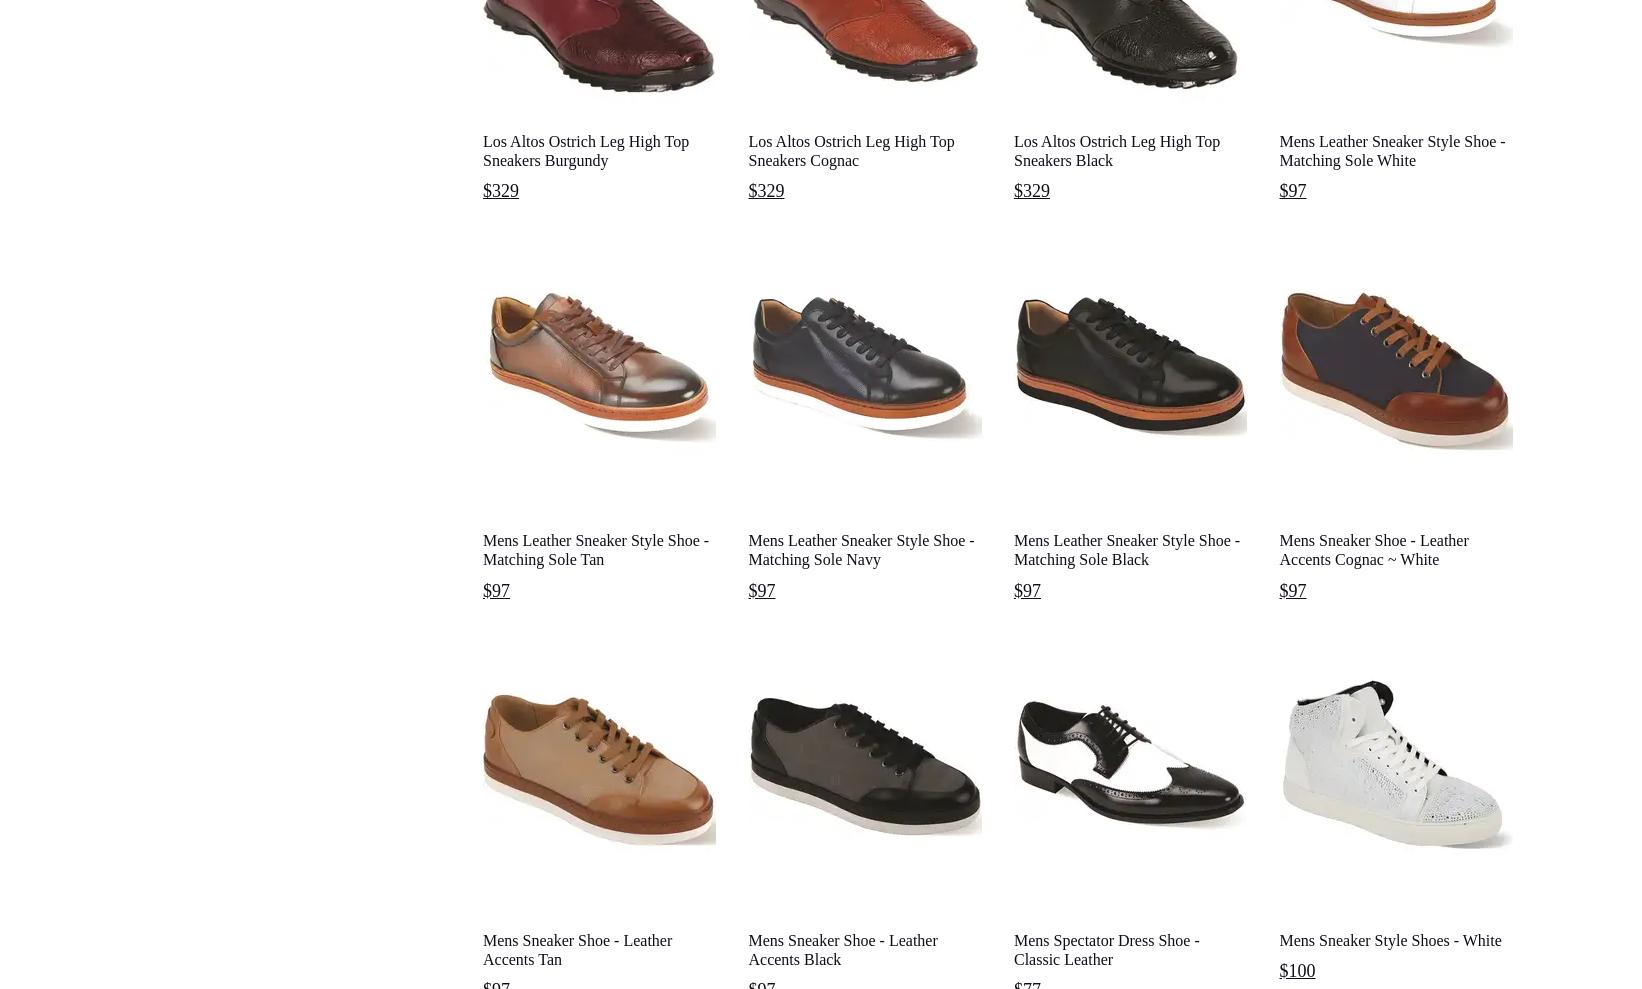  What do you see at coordinates (1218, 797) in the screenshot?
I see `'vaqueros'` at bounding box center [1218, 797].